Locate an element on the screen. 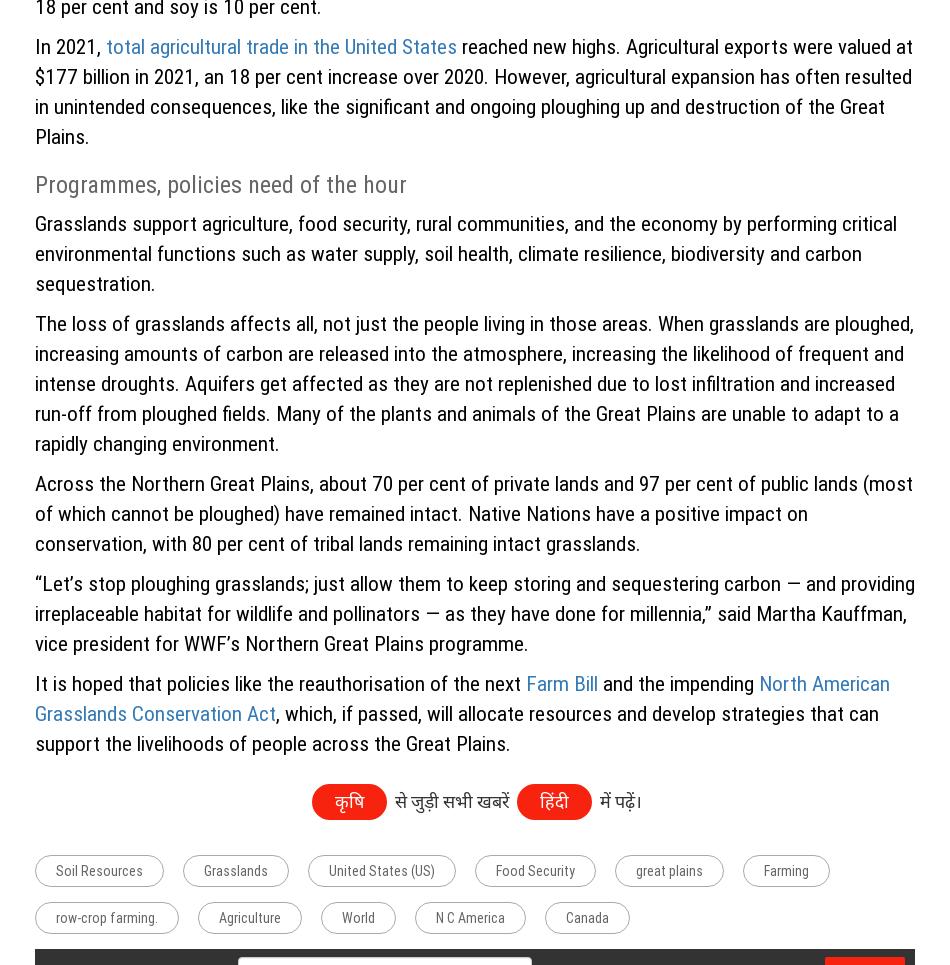 This screenshot has height=965, width=950. 'Across the Northern Great Plains, about 70 per cent of private lands and 97 per cent of public lands (most of which cannot be ploughed) have remained intact. Native Nations have a positive impact on conservation, with 80 per cent of tribal lands remaining intact grasslands.' is located at coordinates (472, 512).